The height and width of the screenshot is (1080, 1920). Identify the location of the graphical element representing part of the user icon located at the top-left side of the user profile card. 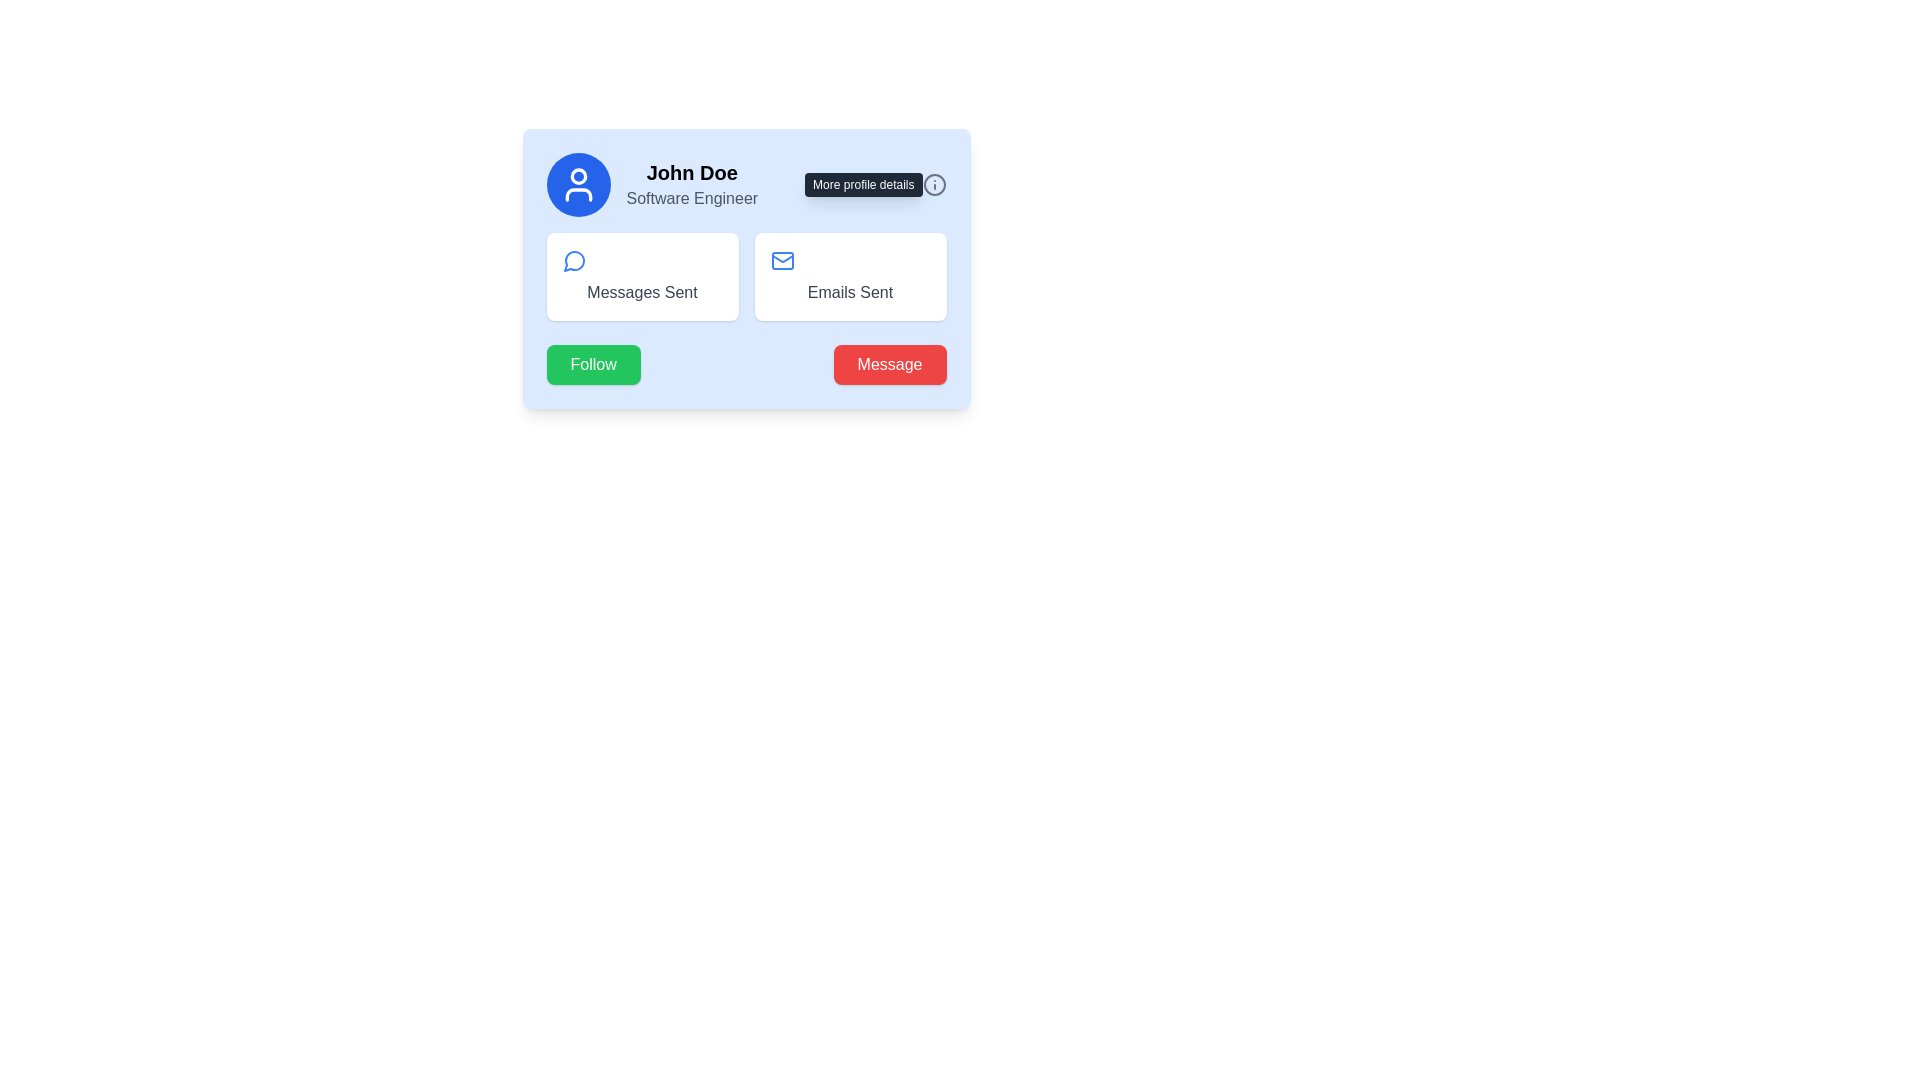
(577, 175).